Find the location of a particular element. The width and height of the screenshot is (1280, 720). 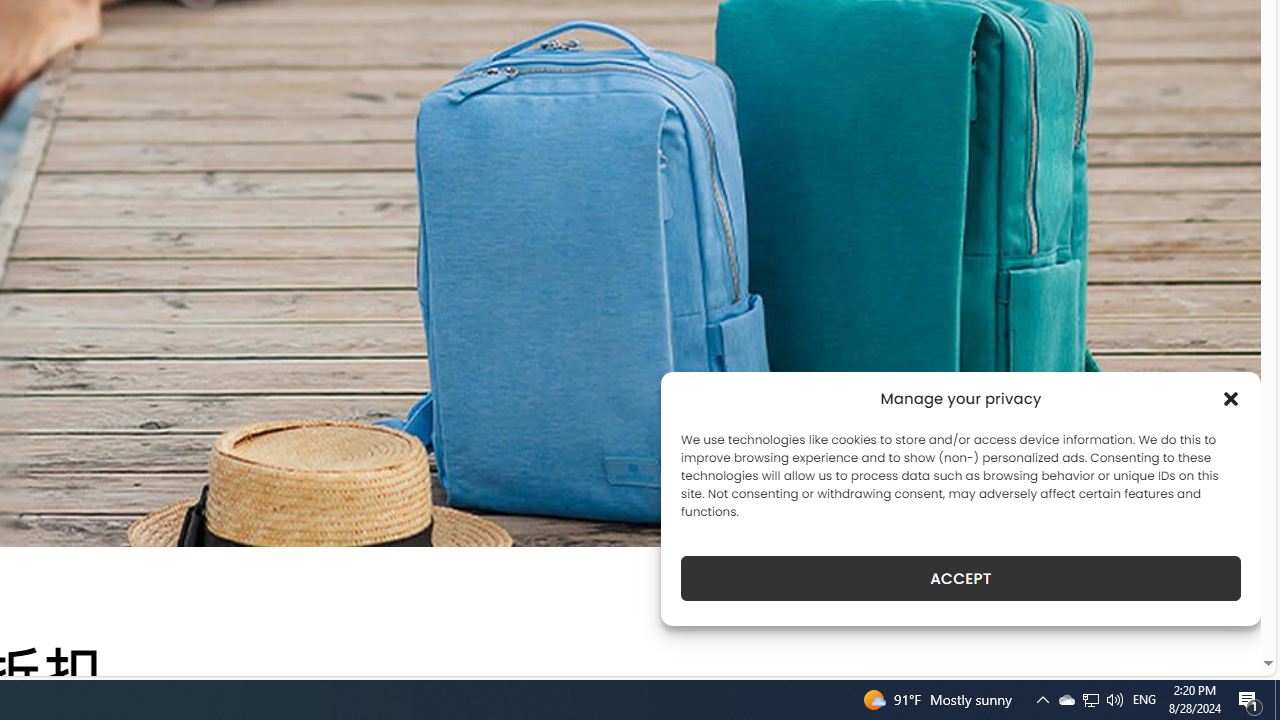

'Class: cmplz-close' is located at coordinates (1230, 398).